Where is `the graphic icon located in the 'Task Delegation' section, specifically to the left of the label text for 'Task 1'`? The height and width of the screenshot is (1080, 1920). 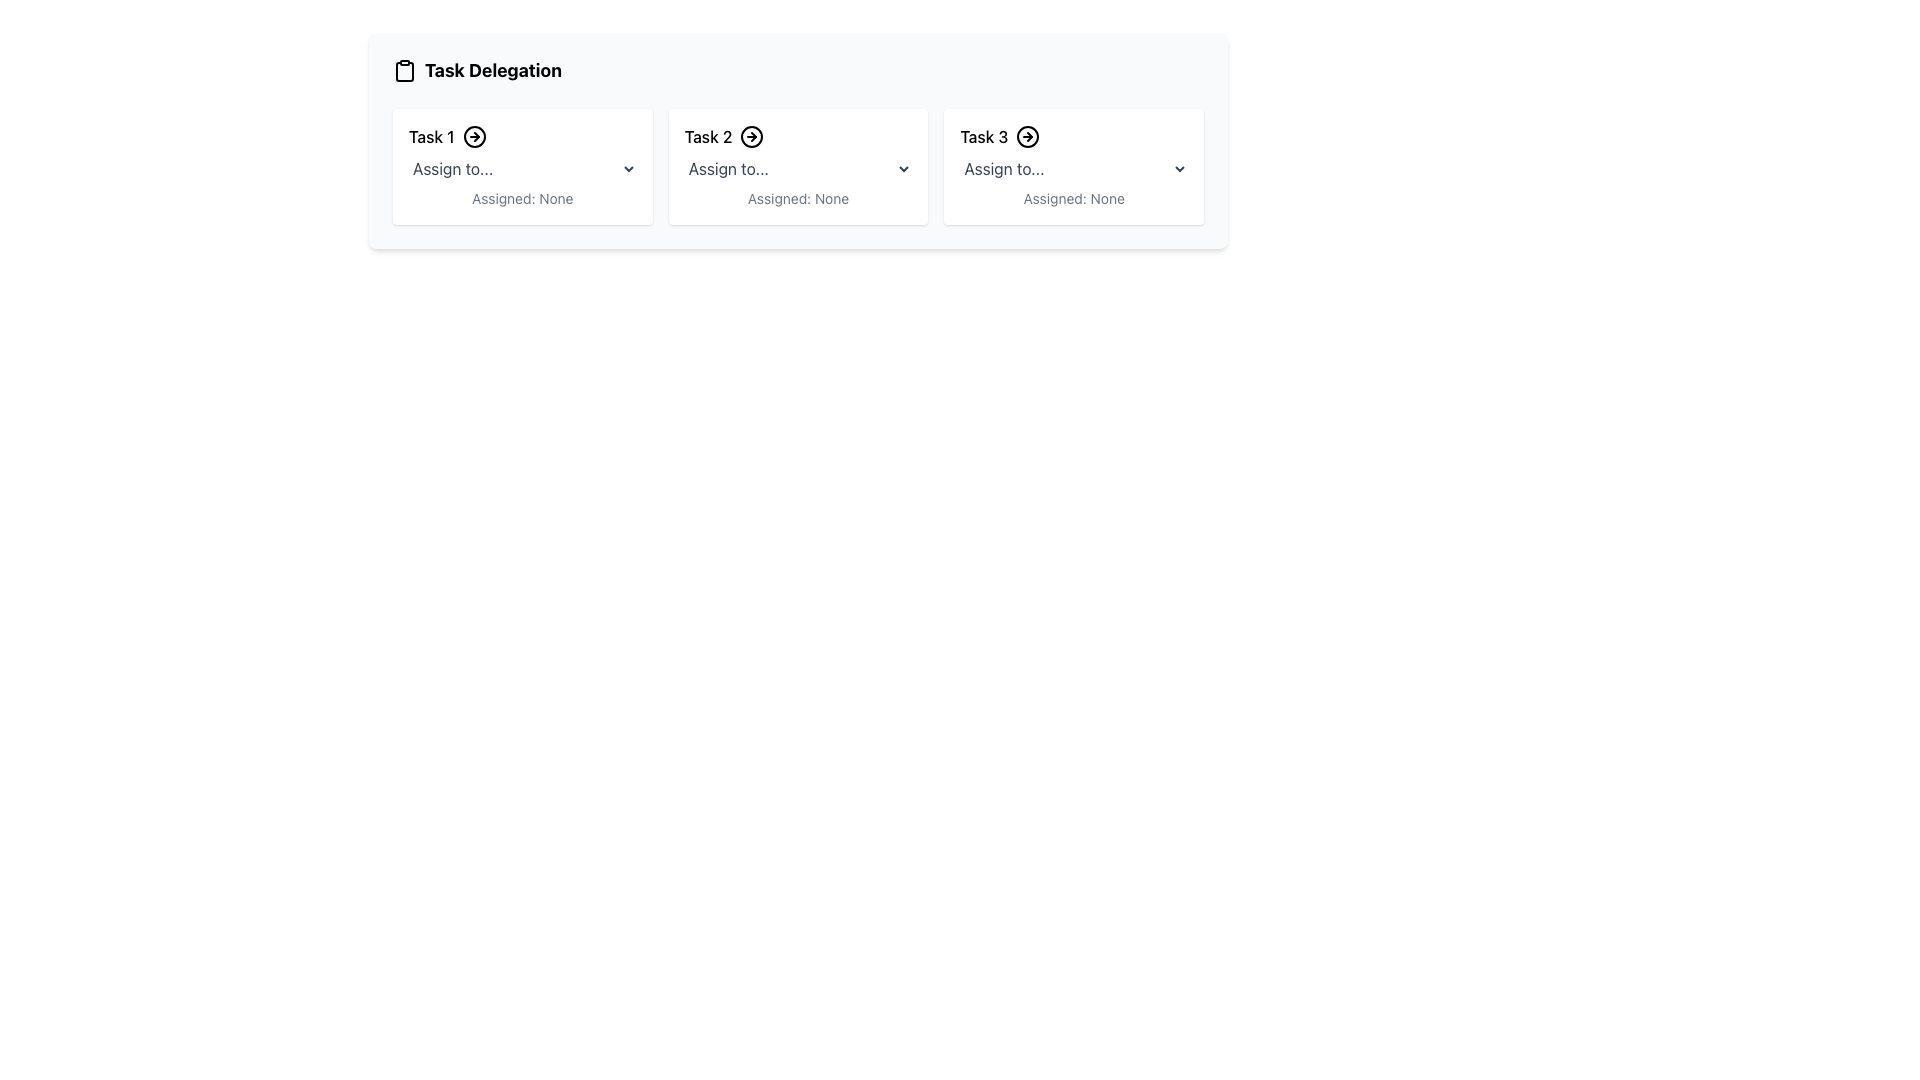
the graphic icon located in the 'Task Delegation' section, specifically to the left of the label text for 'Task 1' is located at coordinates (473, 136).